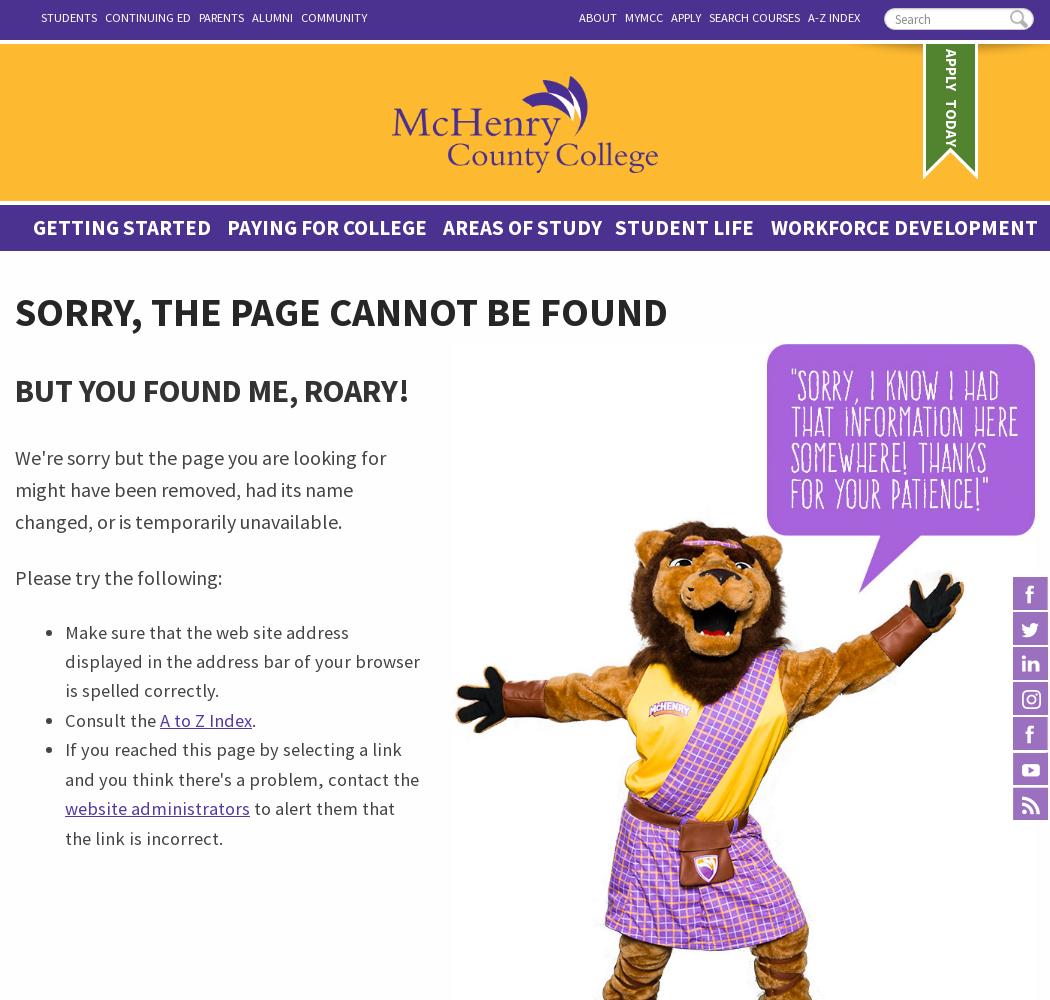  Describe the element at coordinates (904, 226) in the screenshot. I see `'Workforce Development'` at that location.